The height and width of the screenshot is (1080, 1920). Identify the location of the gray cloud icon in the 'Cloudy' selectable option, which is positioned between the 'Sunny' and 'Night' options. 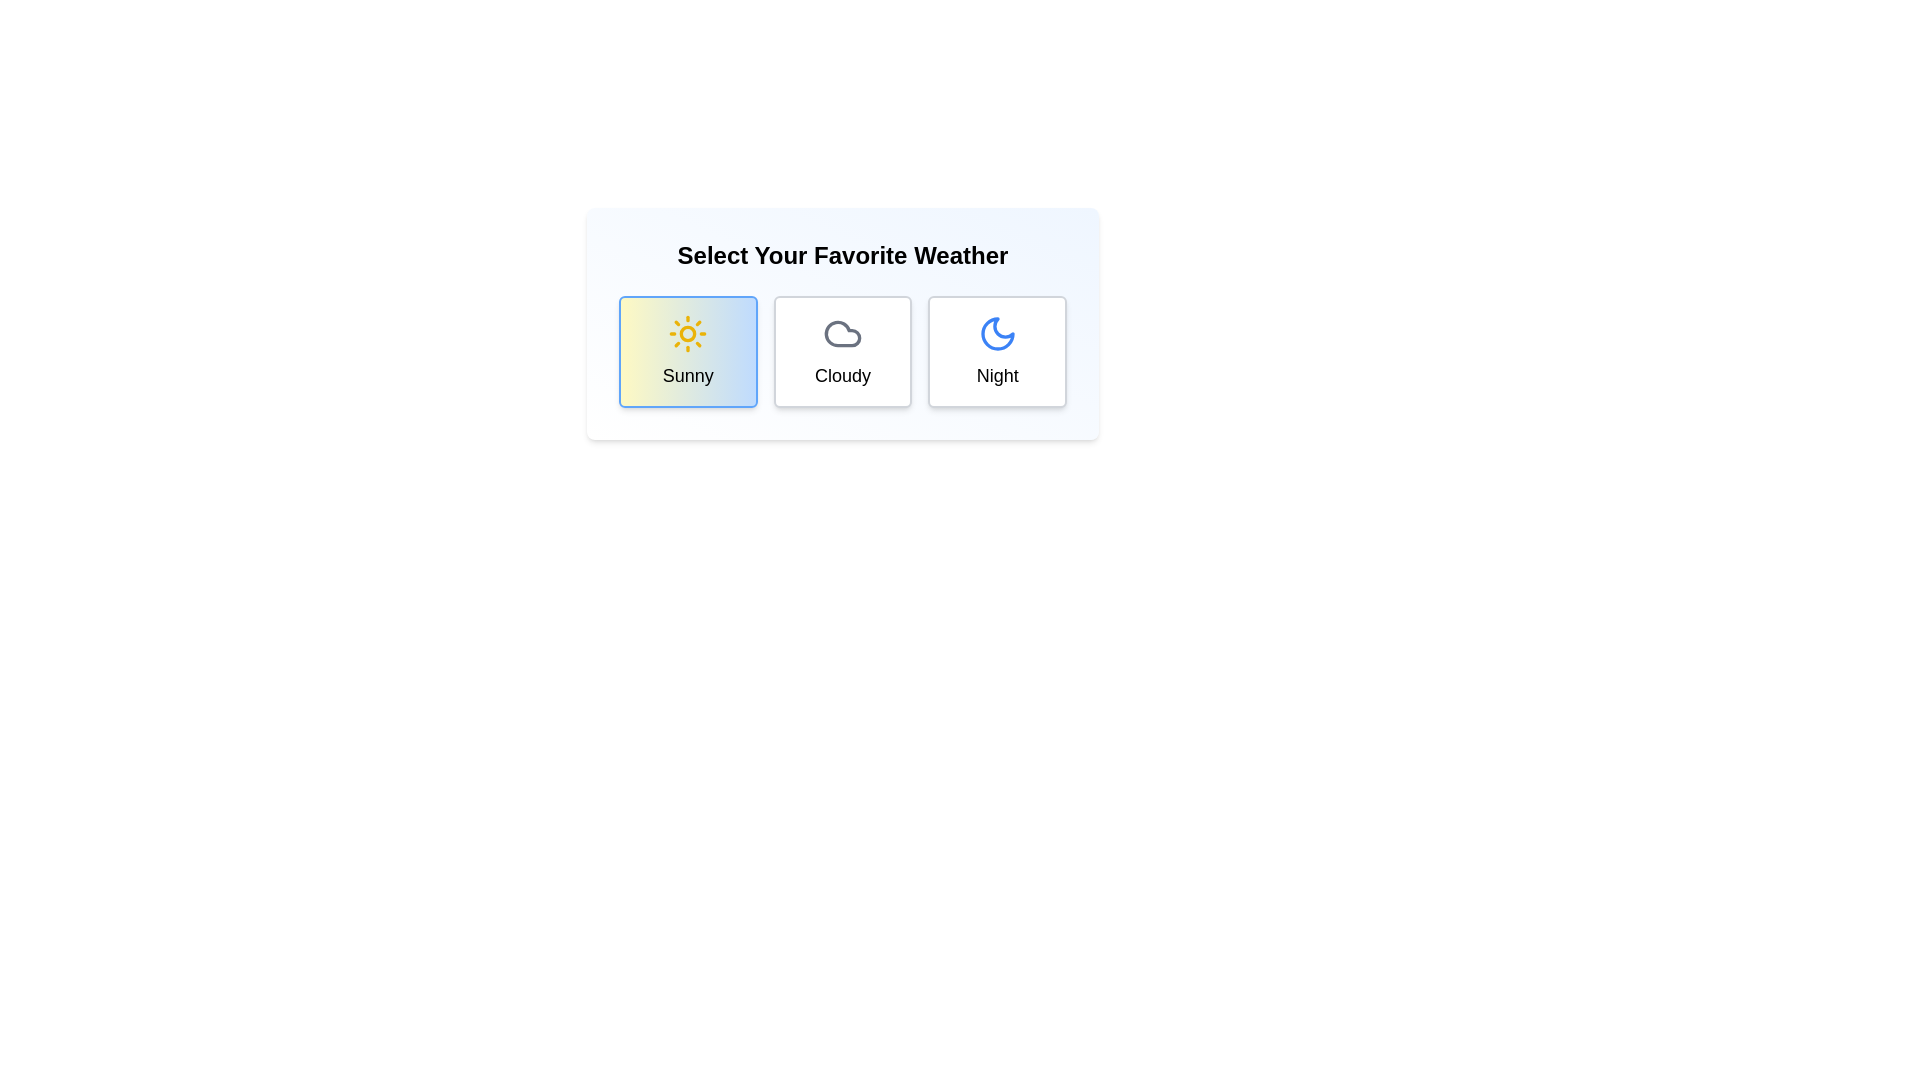
(843, 333).